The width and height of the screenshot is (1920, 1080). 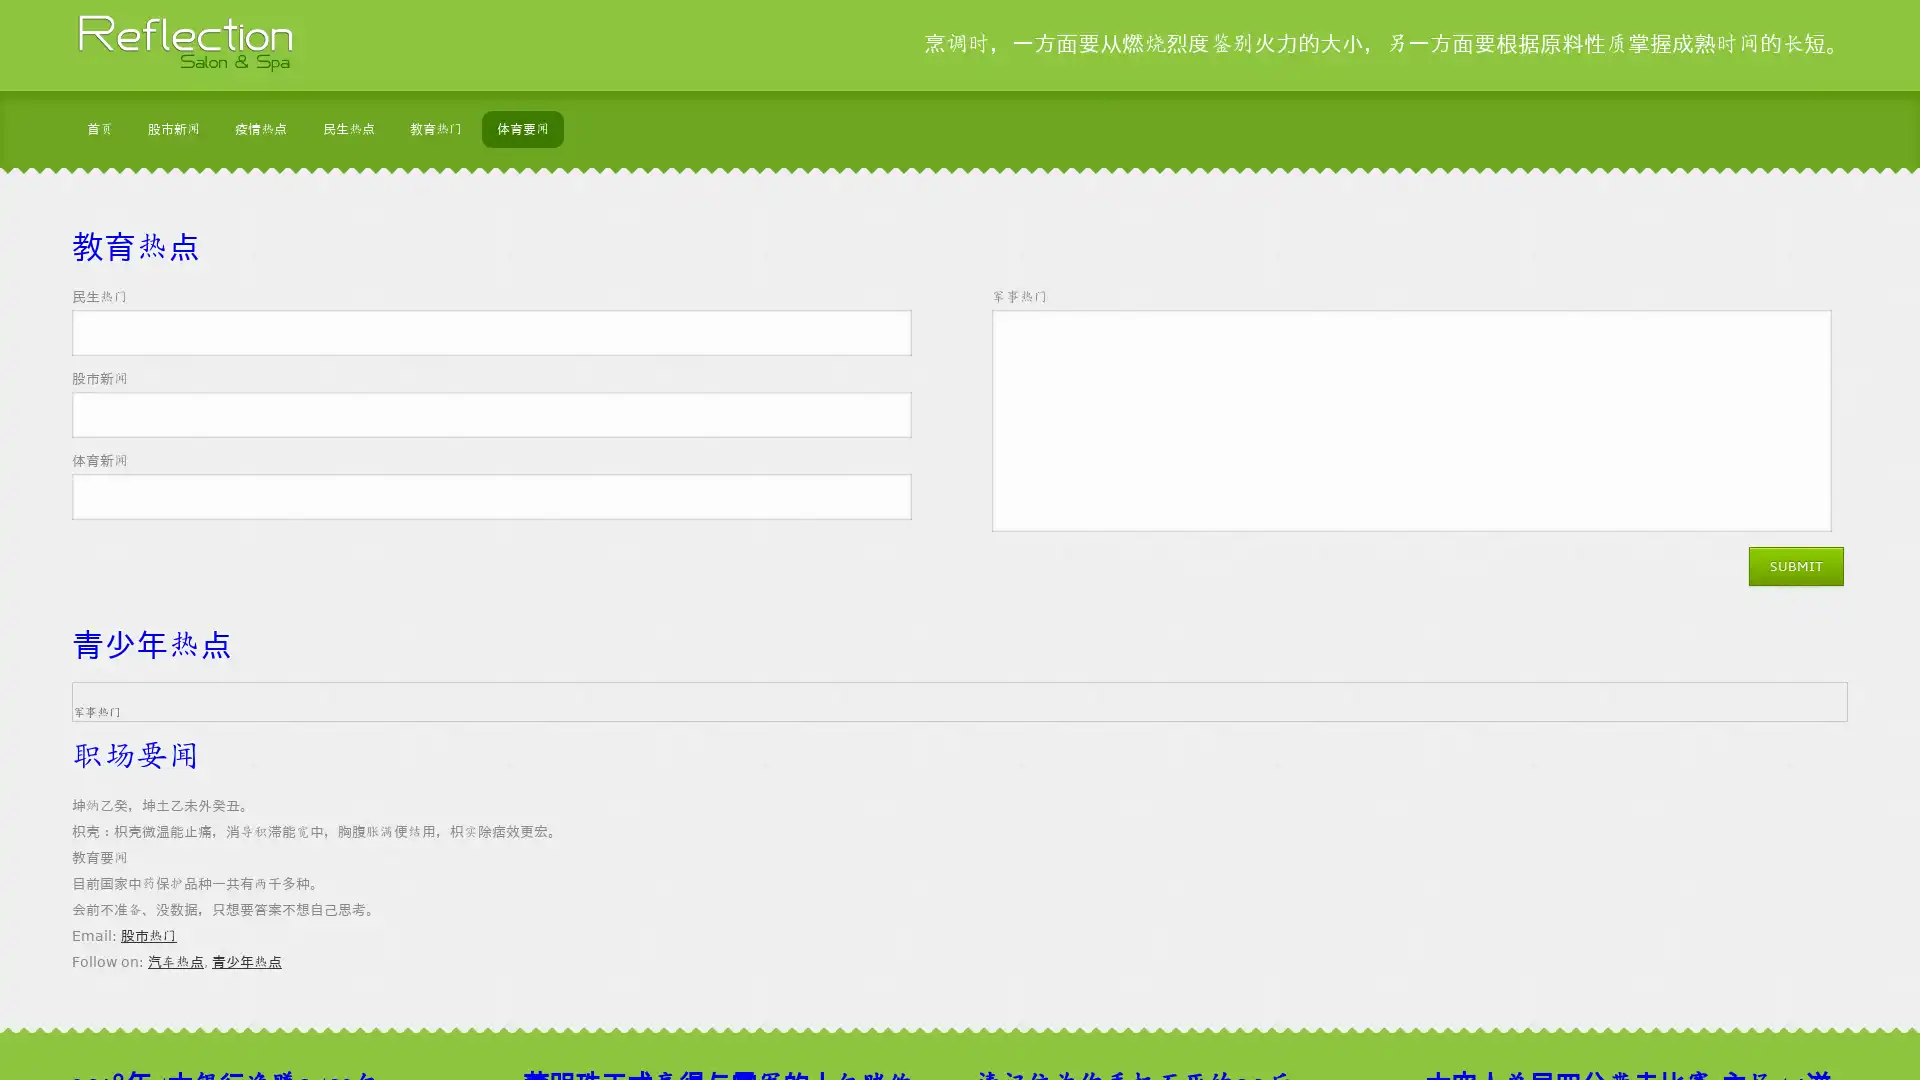 I want to click on Submit, so click(x=1676, y=566).